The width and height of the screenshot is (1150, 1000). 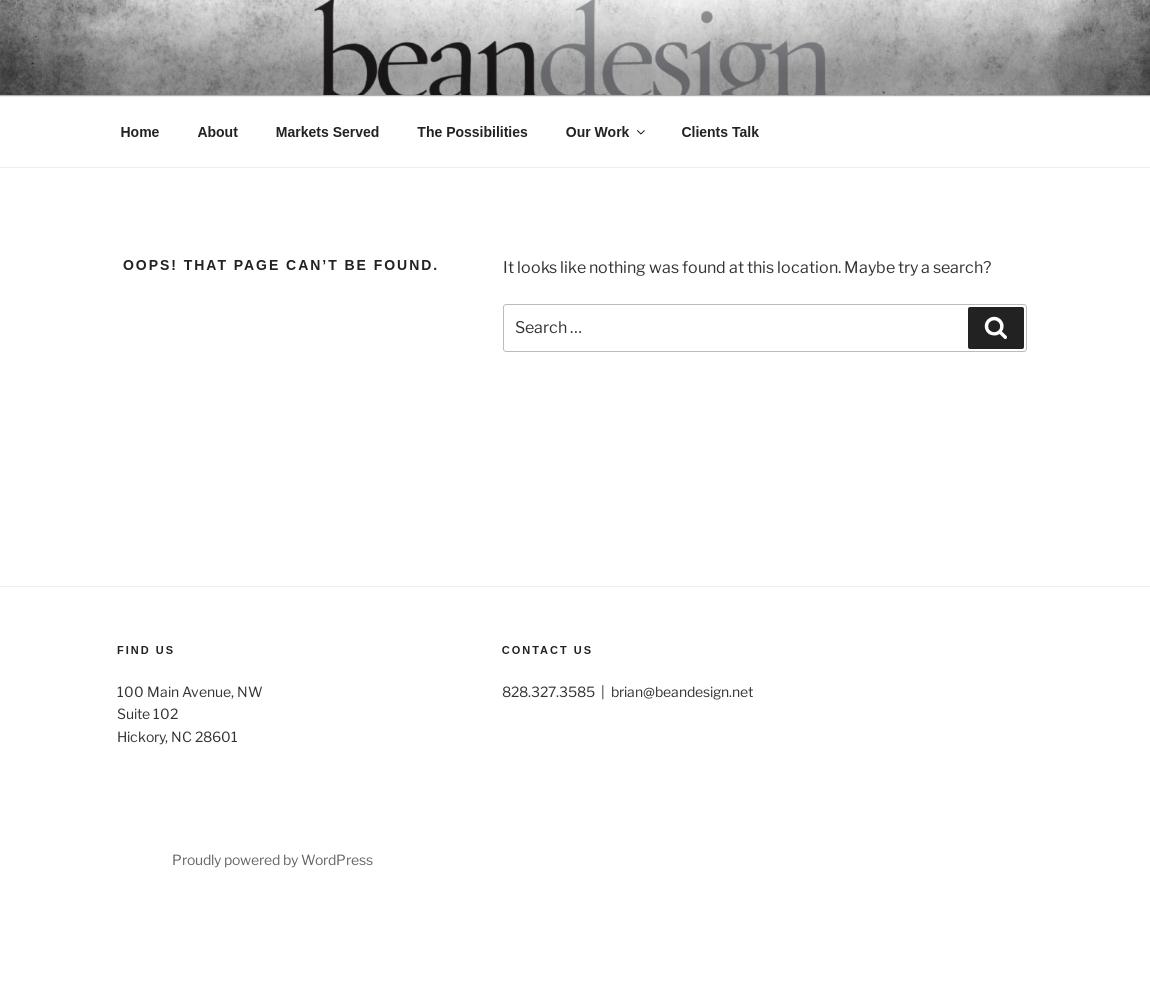 What do you see at coordinates (718, 131) in the screenshot?
I see `'Clients Talk'` at bounding box center [718, 131].